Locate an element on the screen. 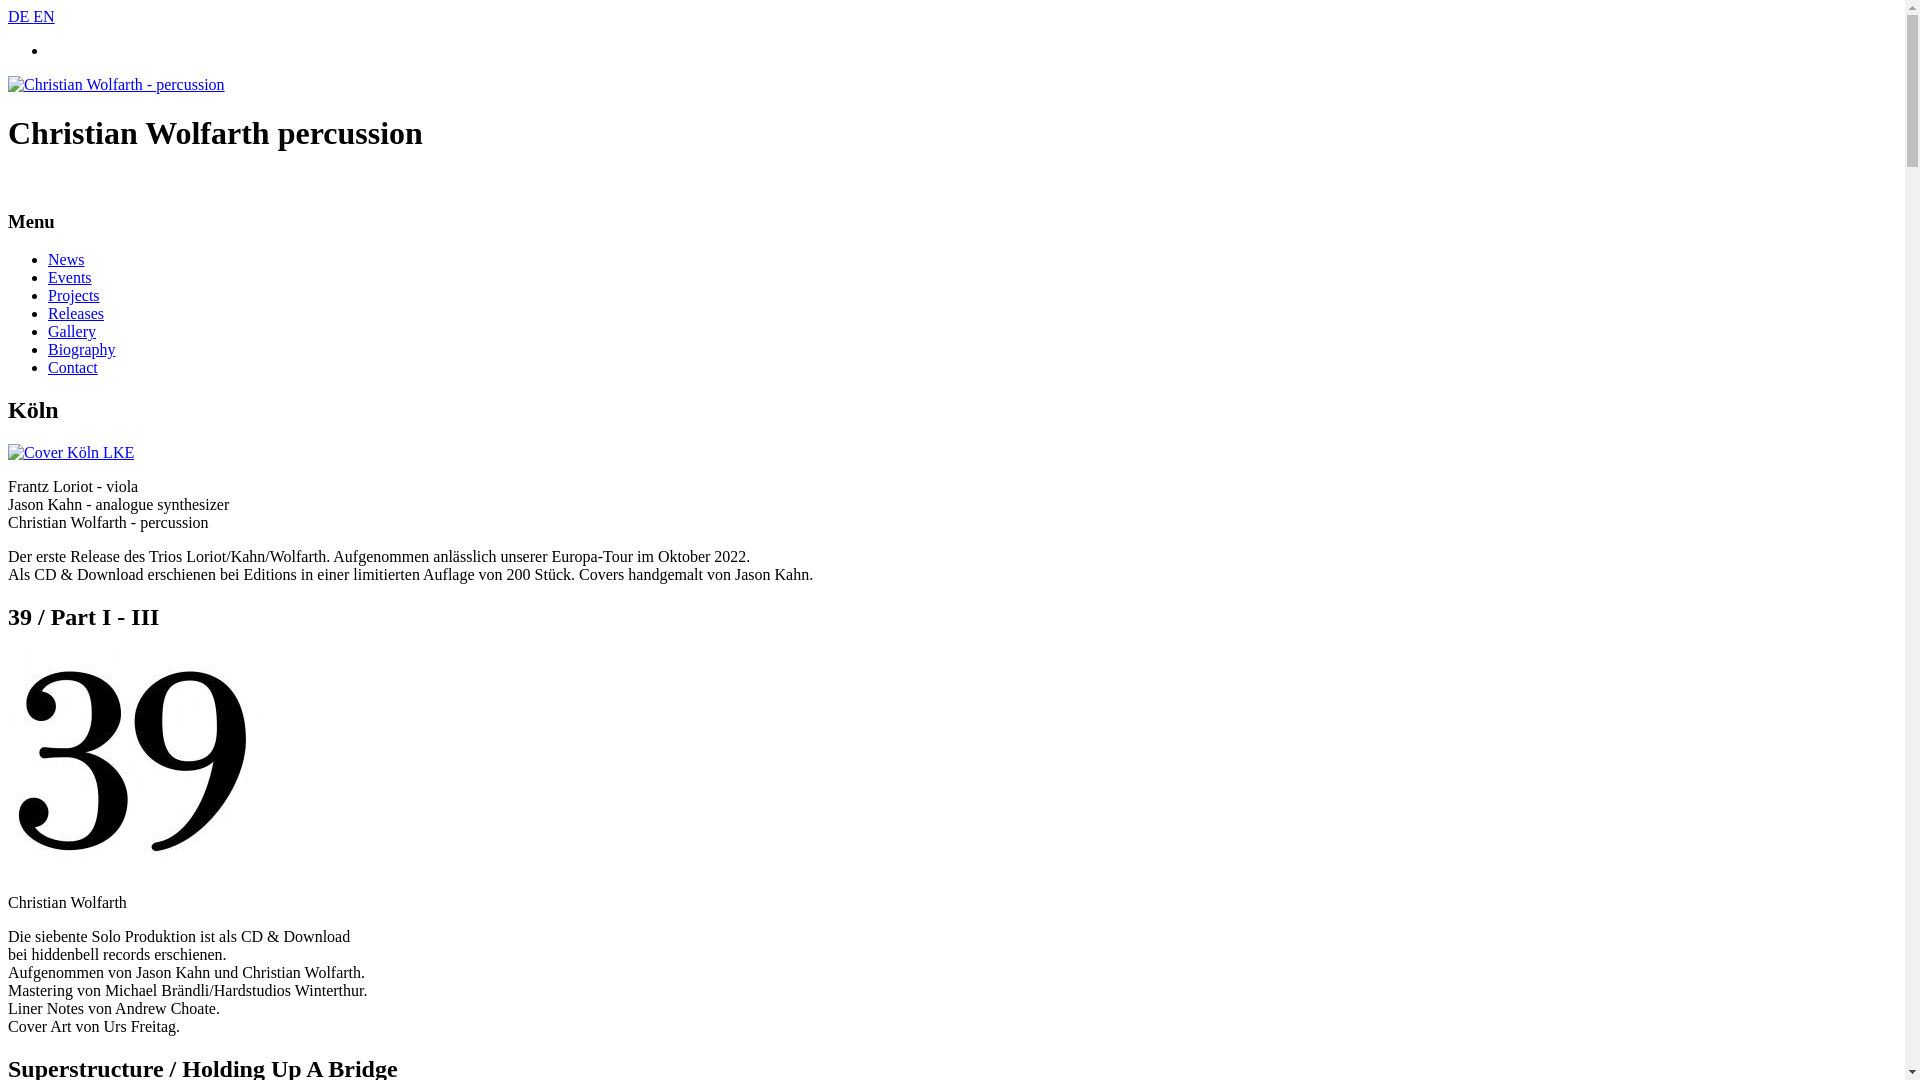  'Releases' is located at coordinates (76, 313).